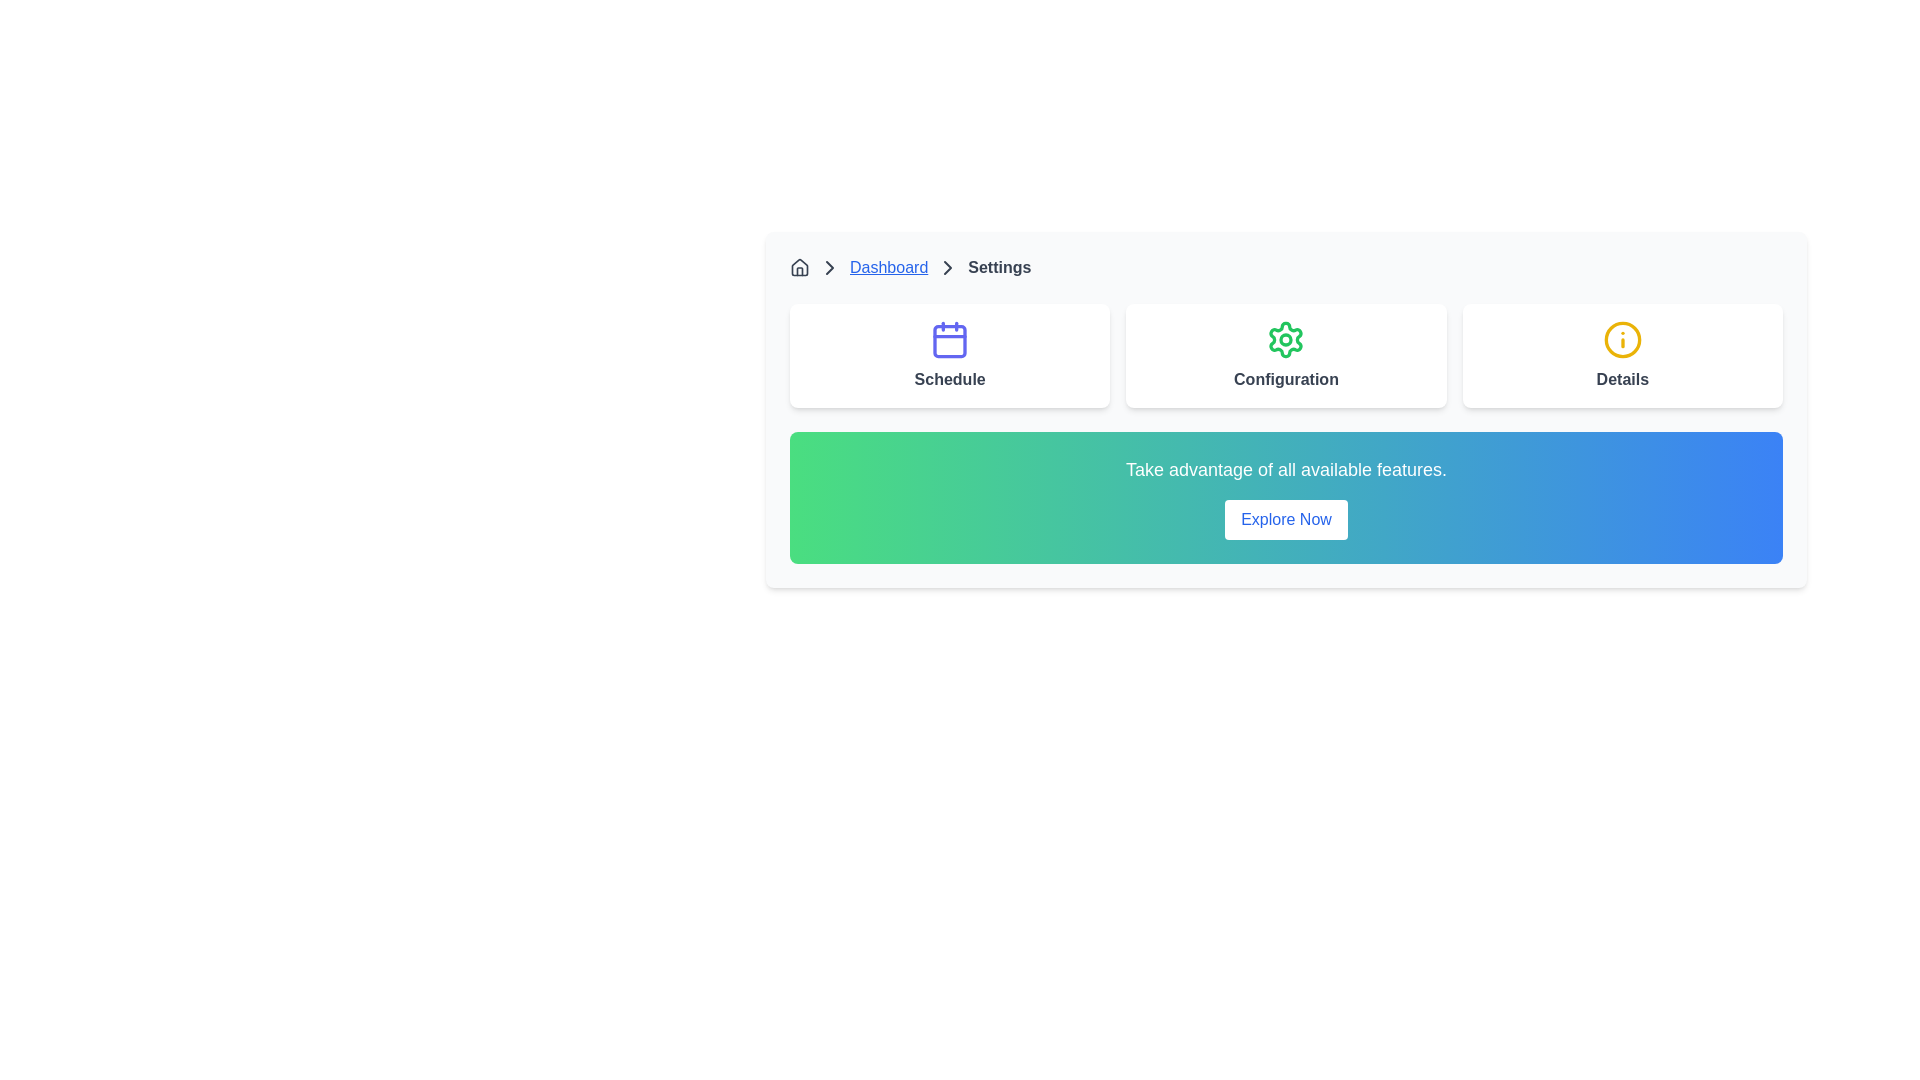 The image size is (1920, 1080). What do you see at coordinates (949, 340) in the screenshot?
I see `the blank SVG rectangle with rounded corners located centrally within the calendar icon in the 'Schedule' section` at bounding box center [949, 340].